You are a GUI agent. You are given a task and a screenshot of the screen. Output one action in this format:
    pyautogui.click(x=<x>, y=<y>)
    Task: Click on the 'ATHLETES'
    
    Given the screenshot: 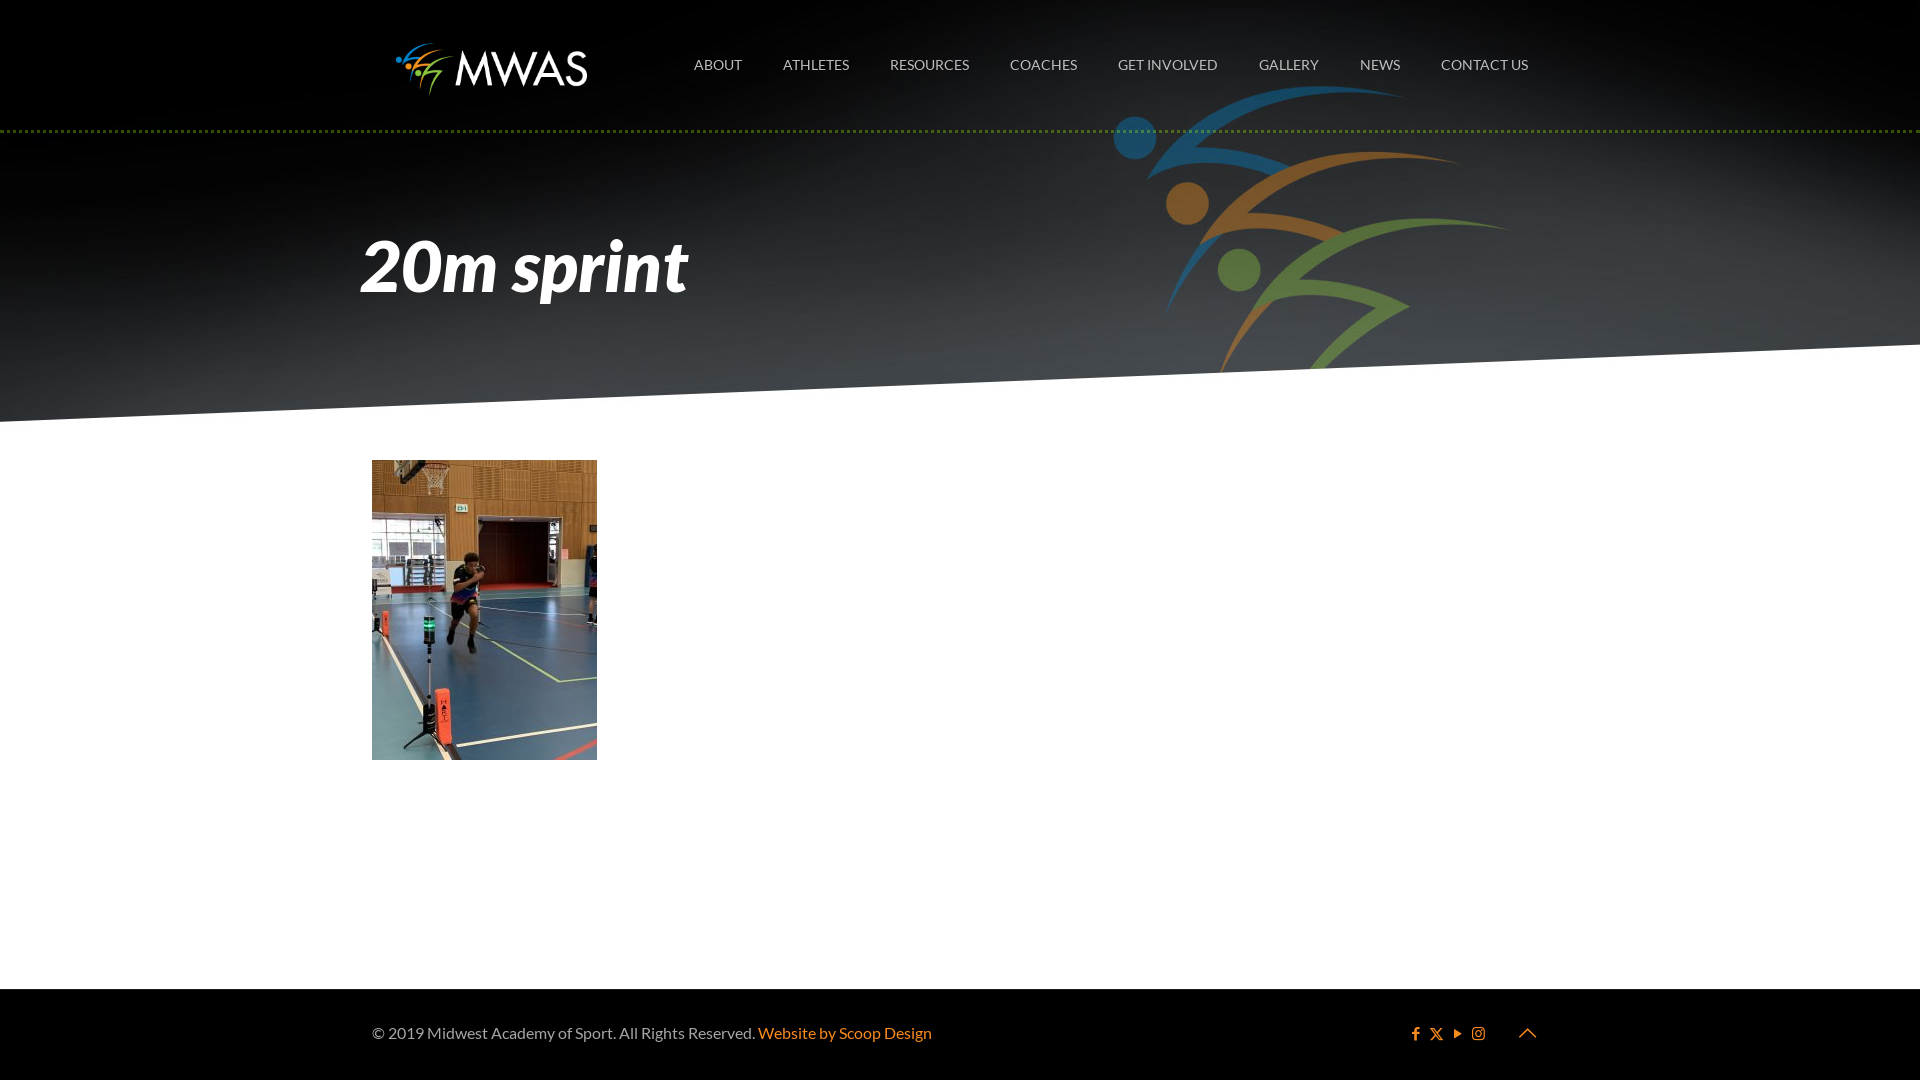 What is the action you would take?
    pyautogui.click(x=816, y=64)
    